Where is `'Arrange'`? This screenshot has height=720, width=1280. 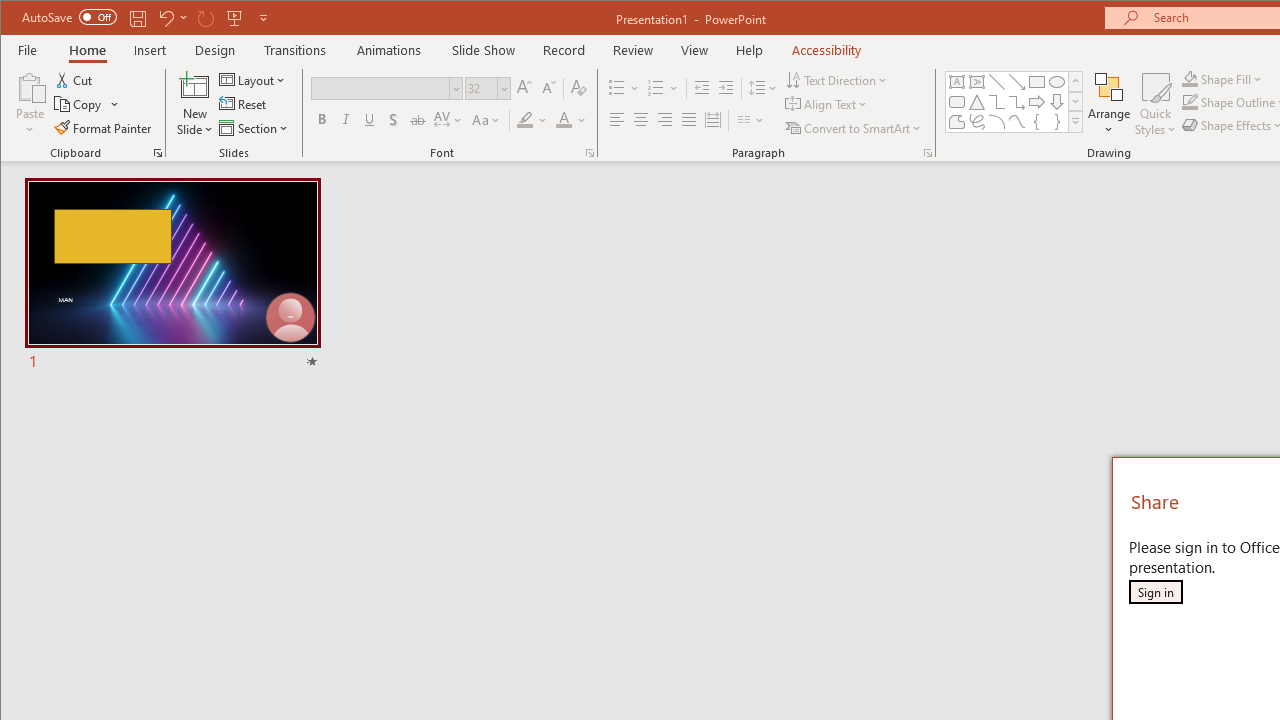 'Arrange' is located at coordinates (1108, 104).